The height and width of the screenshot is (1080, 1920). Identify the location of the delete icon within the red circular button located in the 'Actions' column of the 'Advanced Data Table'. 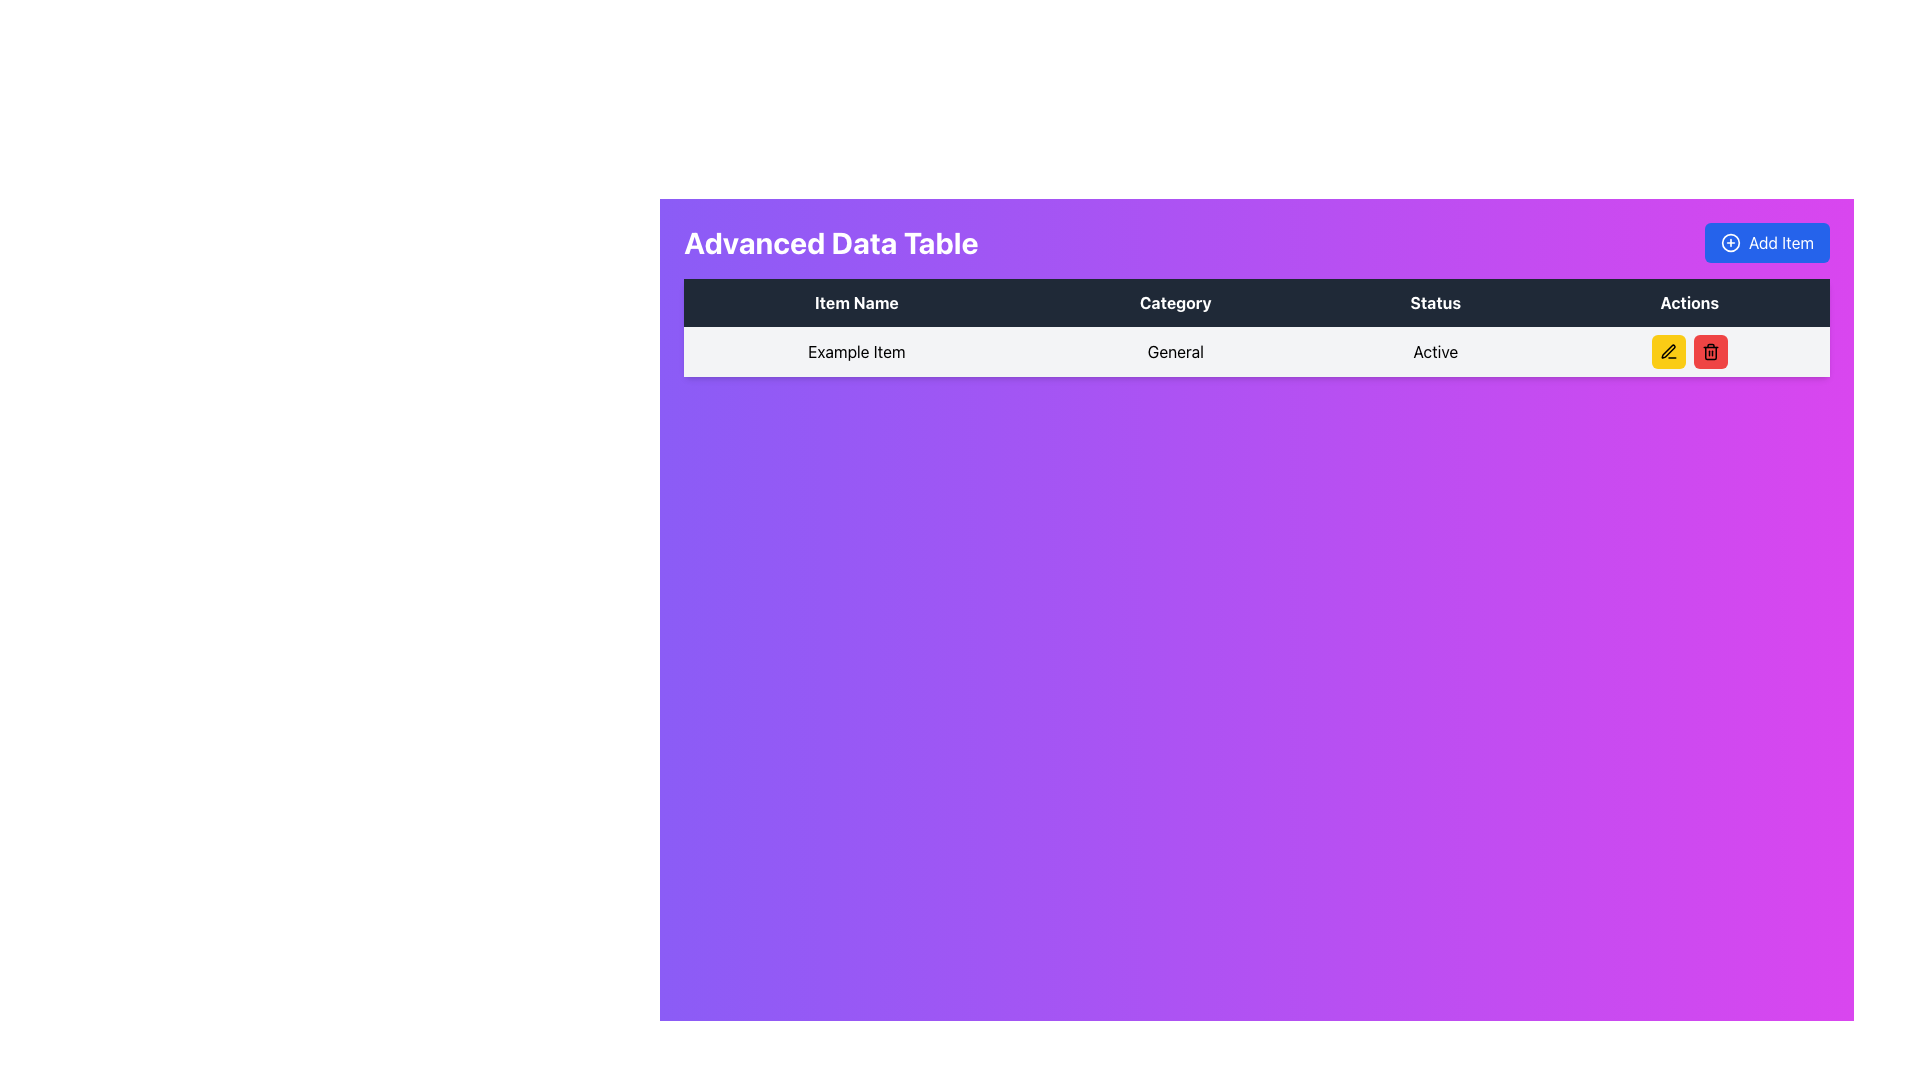
(1709, 350).